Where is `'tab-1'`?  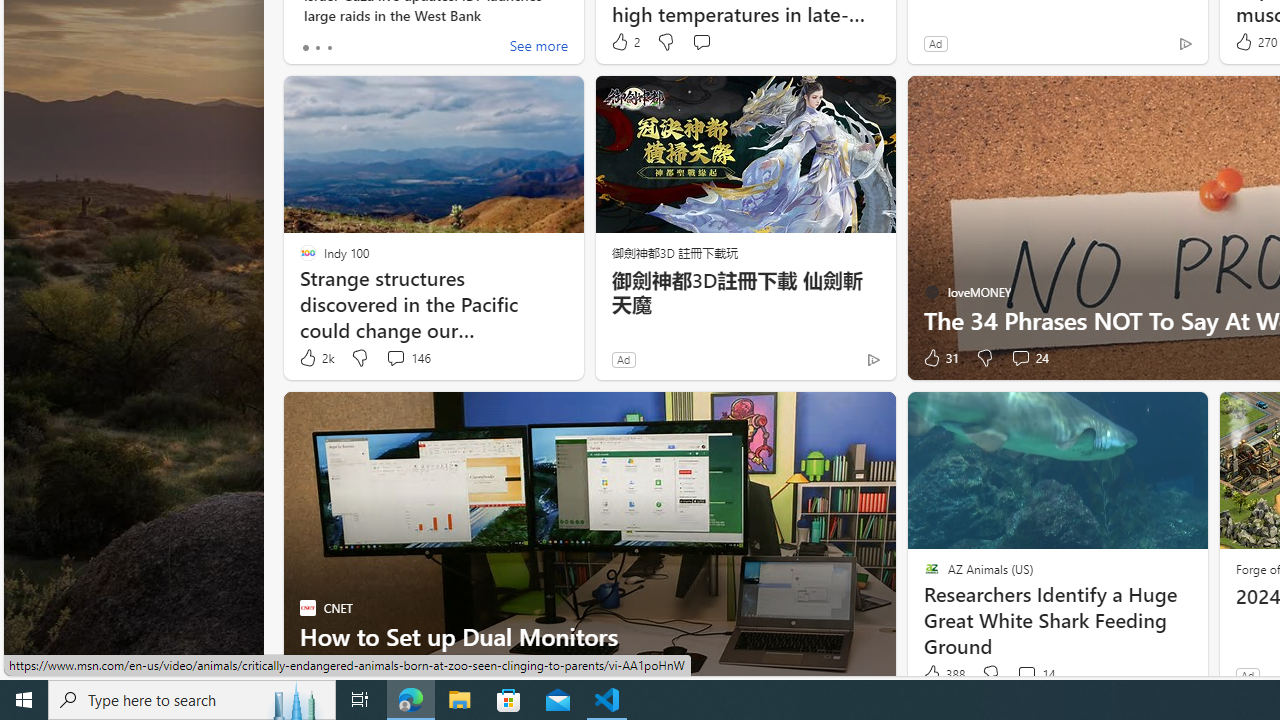 'tab-1' is located at coordinates (316, 46).